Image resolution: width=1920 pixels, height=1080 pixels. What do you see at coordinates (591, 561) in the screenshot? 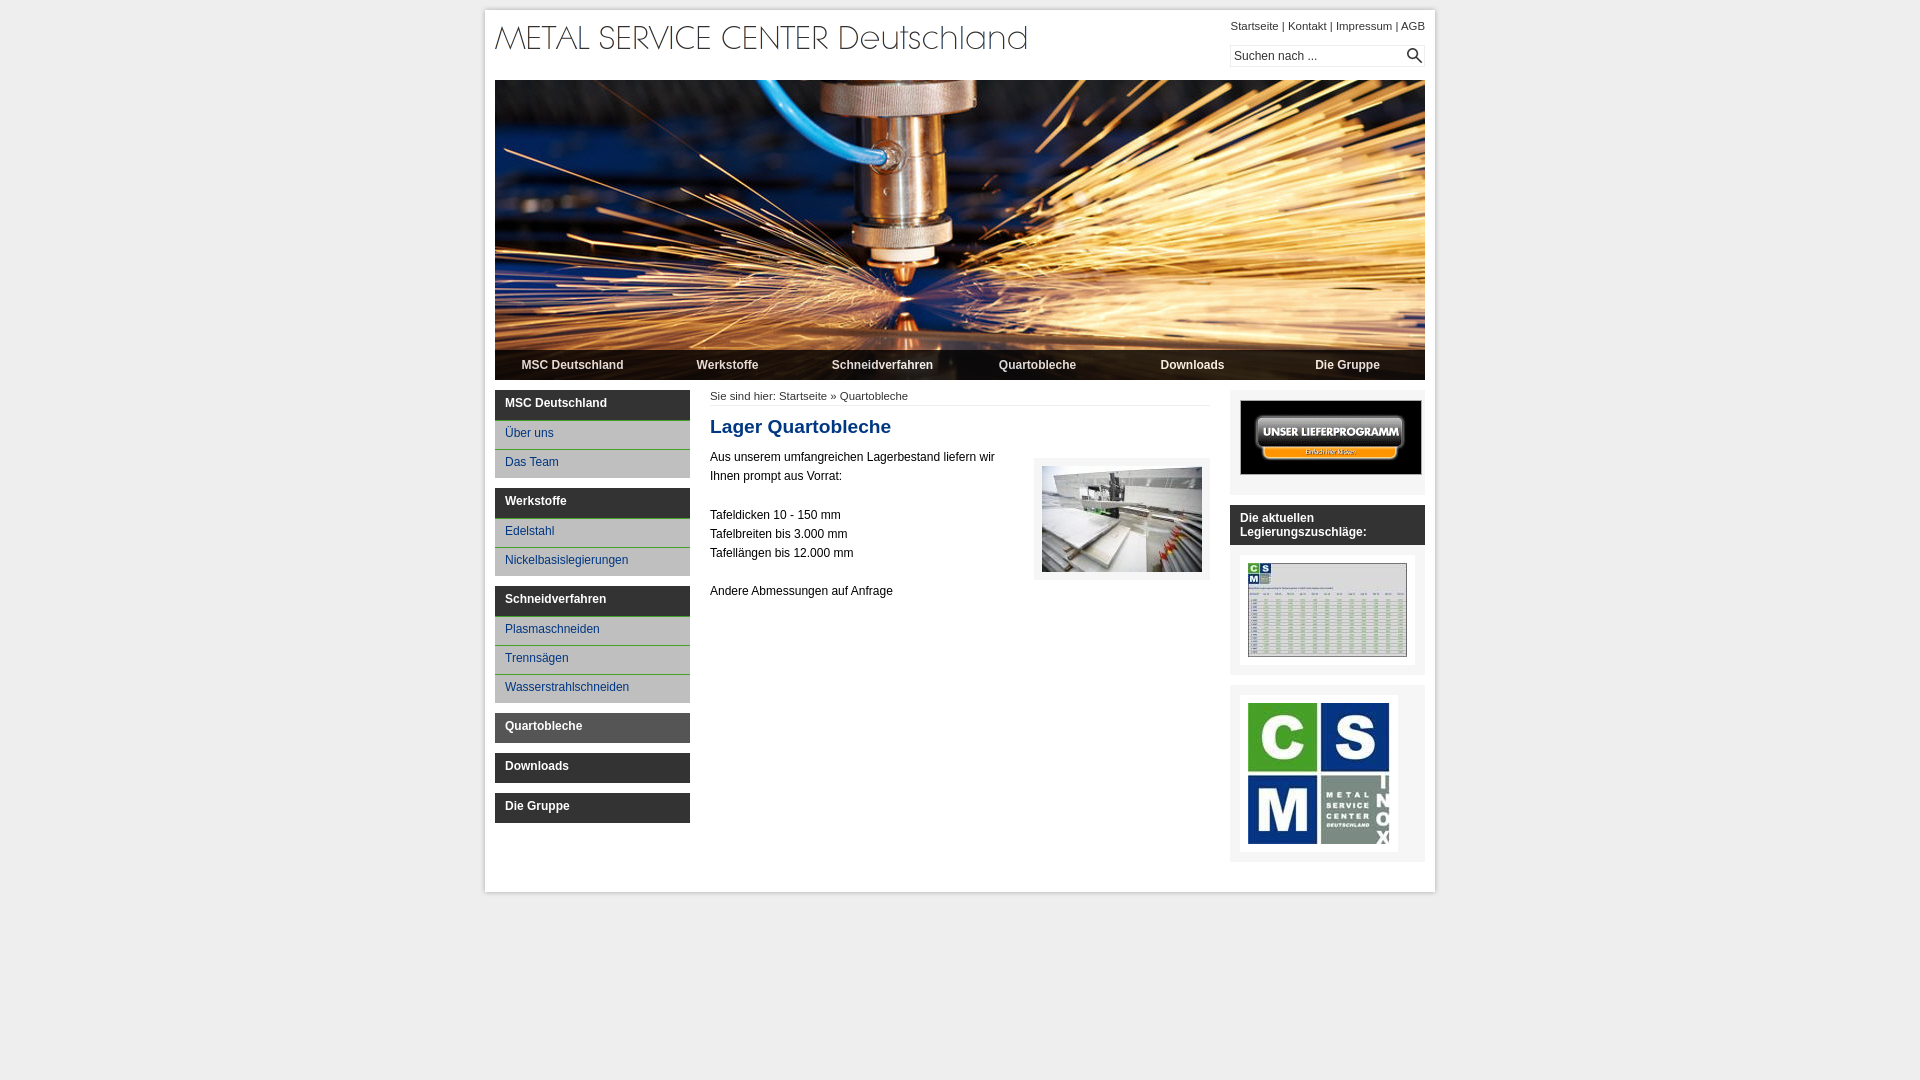
I see `'Nickelbasislegierungen'` at bounding box center [591, 561].